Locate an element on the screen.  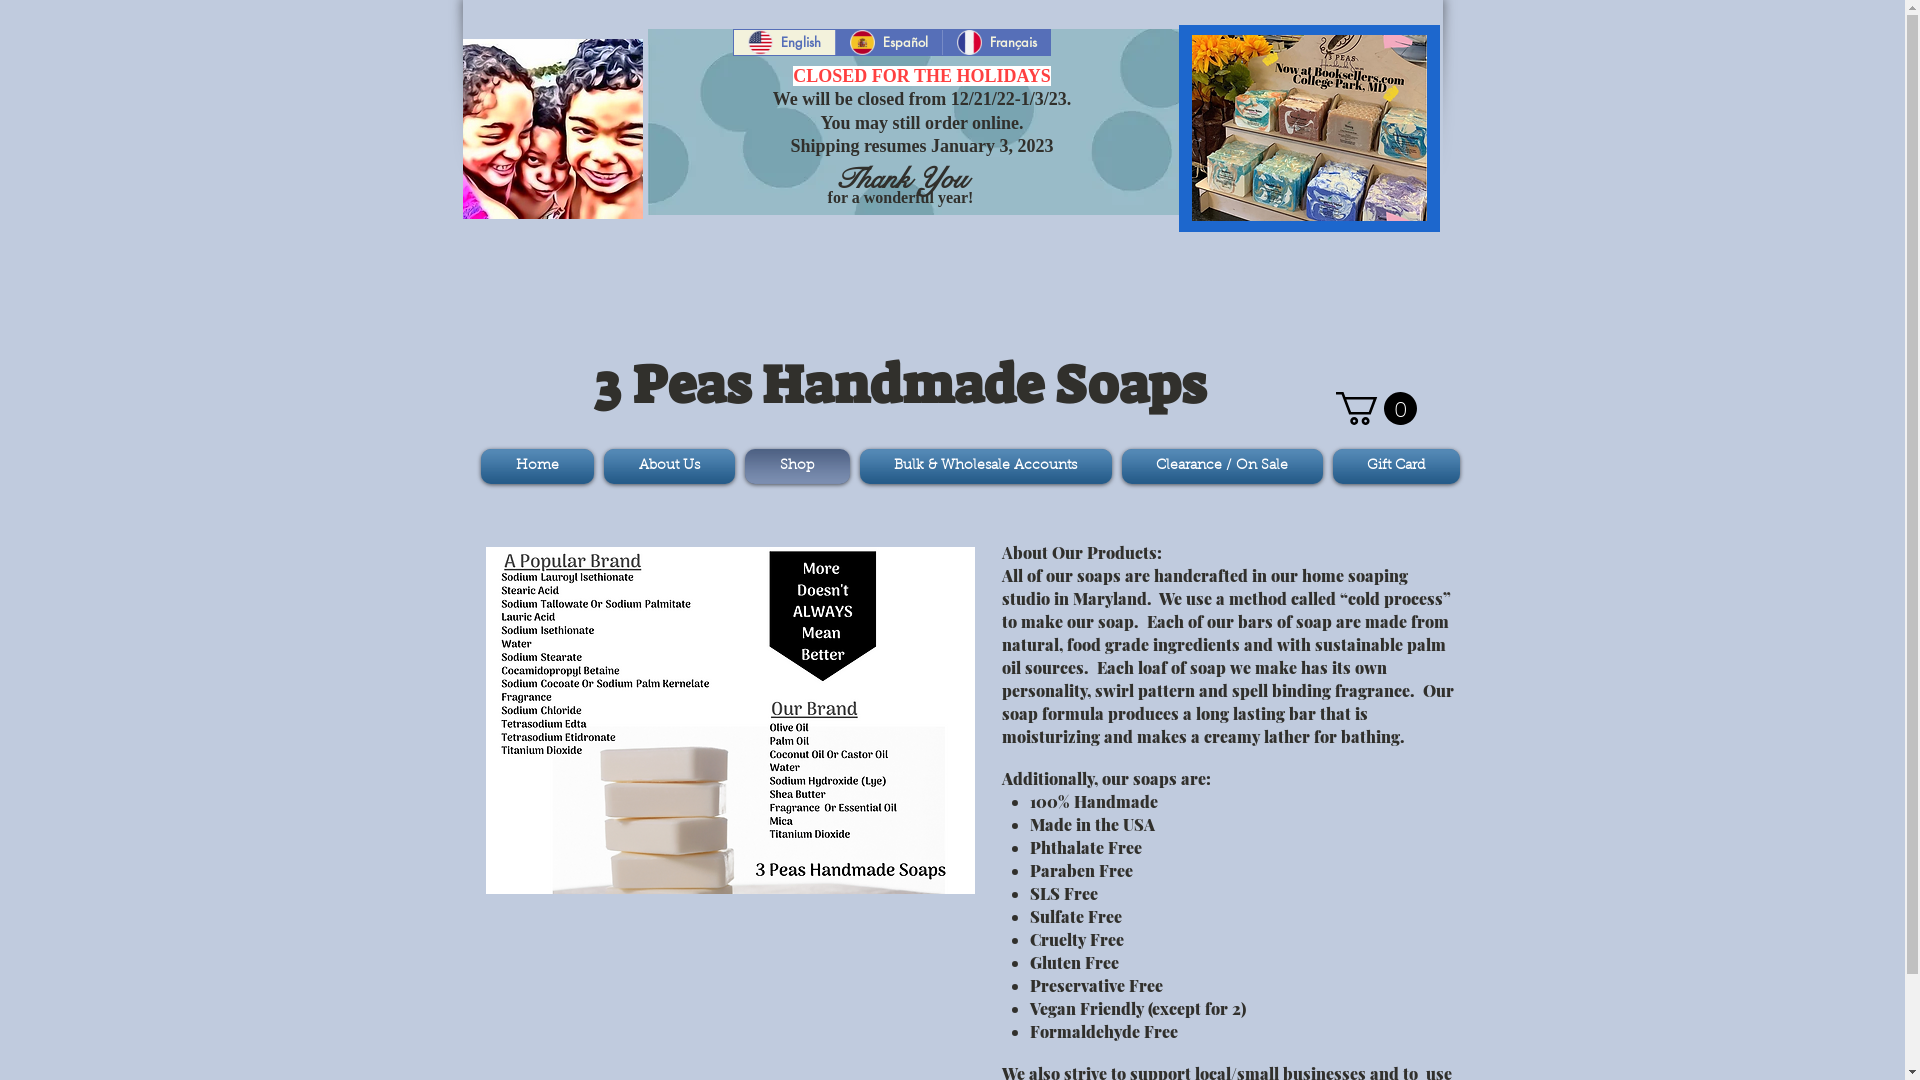
'Gift Card' is located at coordinates (1392, 466).